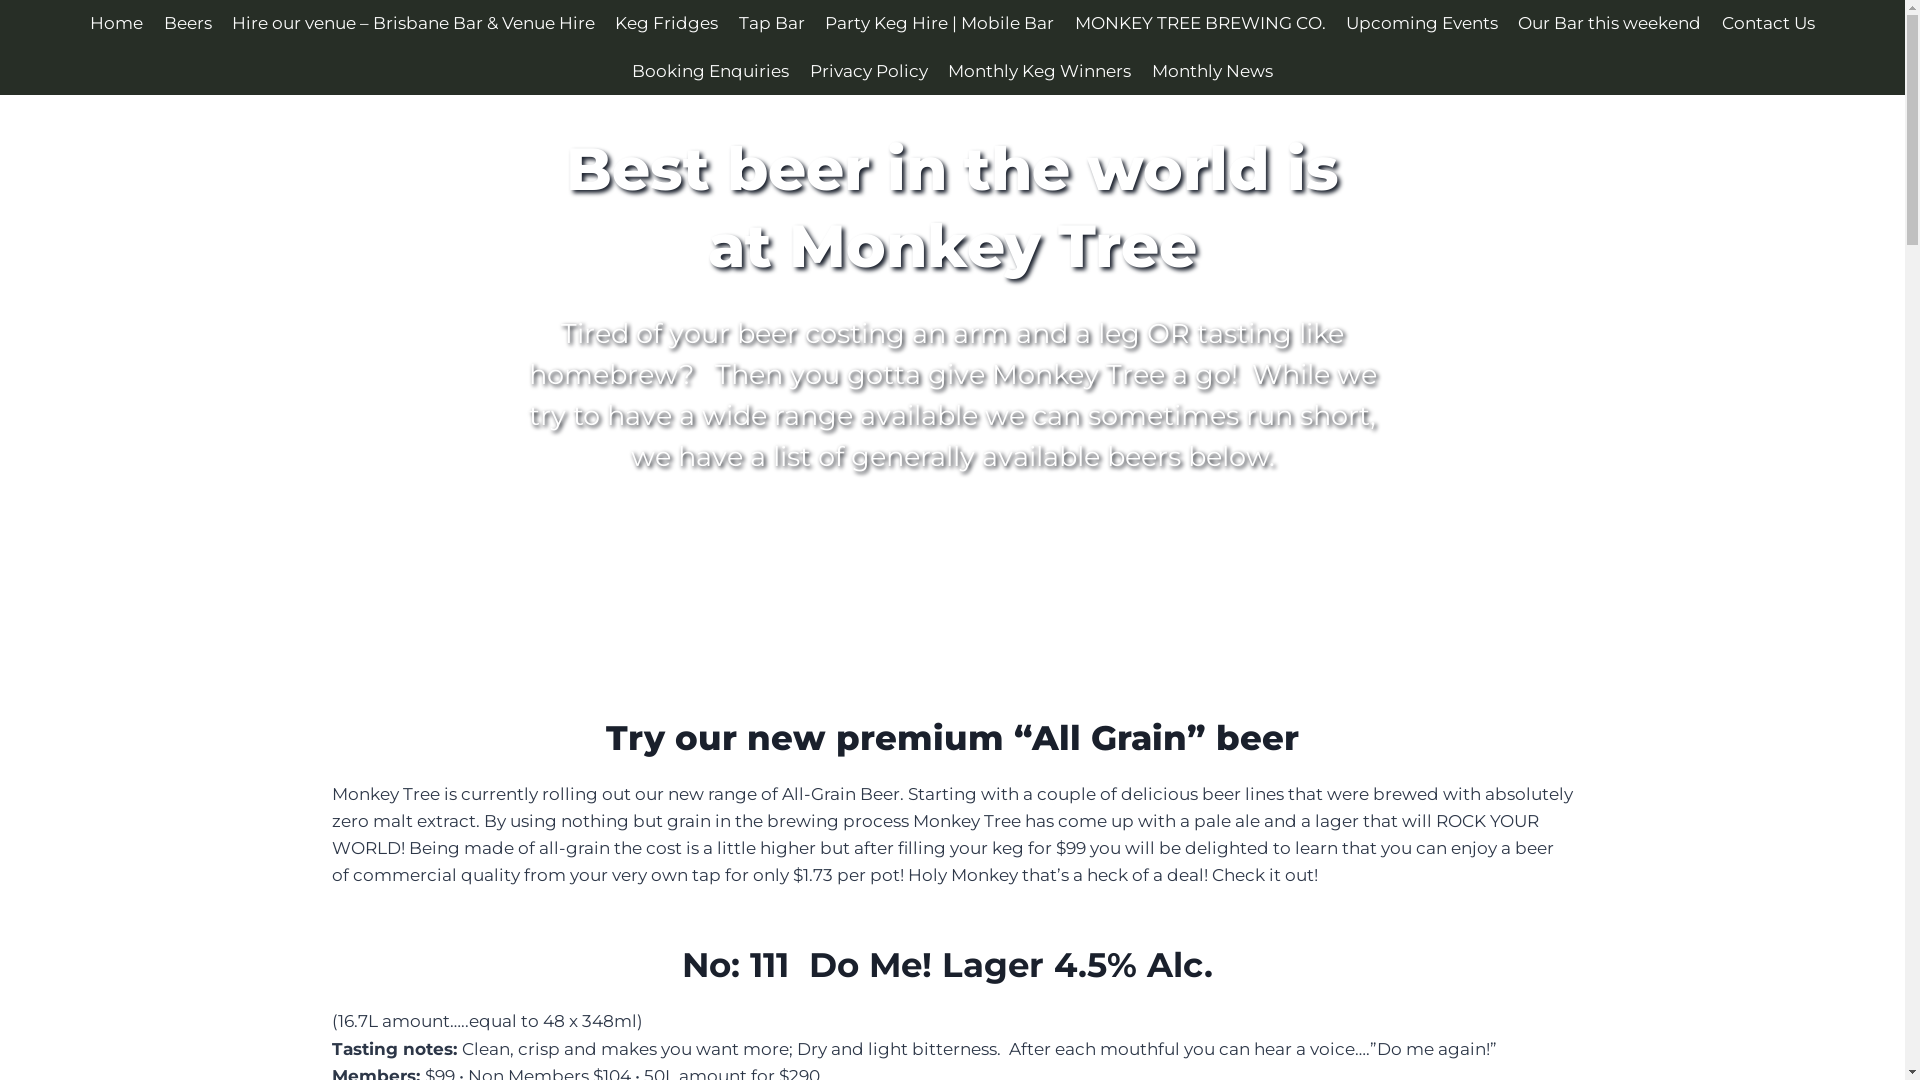  I want to click on 'Monthly Keg Winners', so click(1039, 71).